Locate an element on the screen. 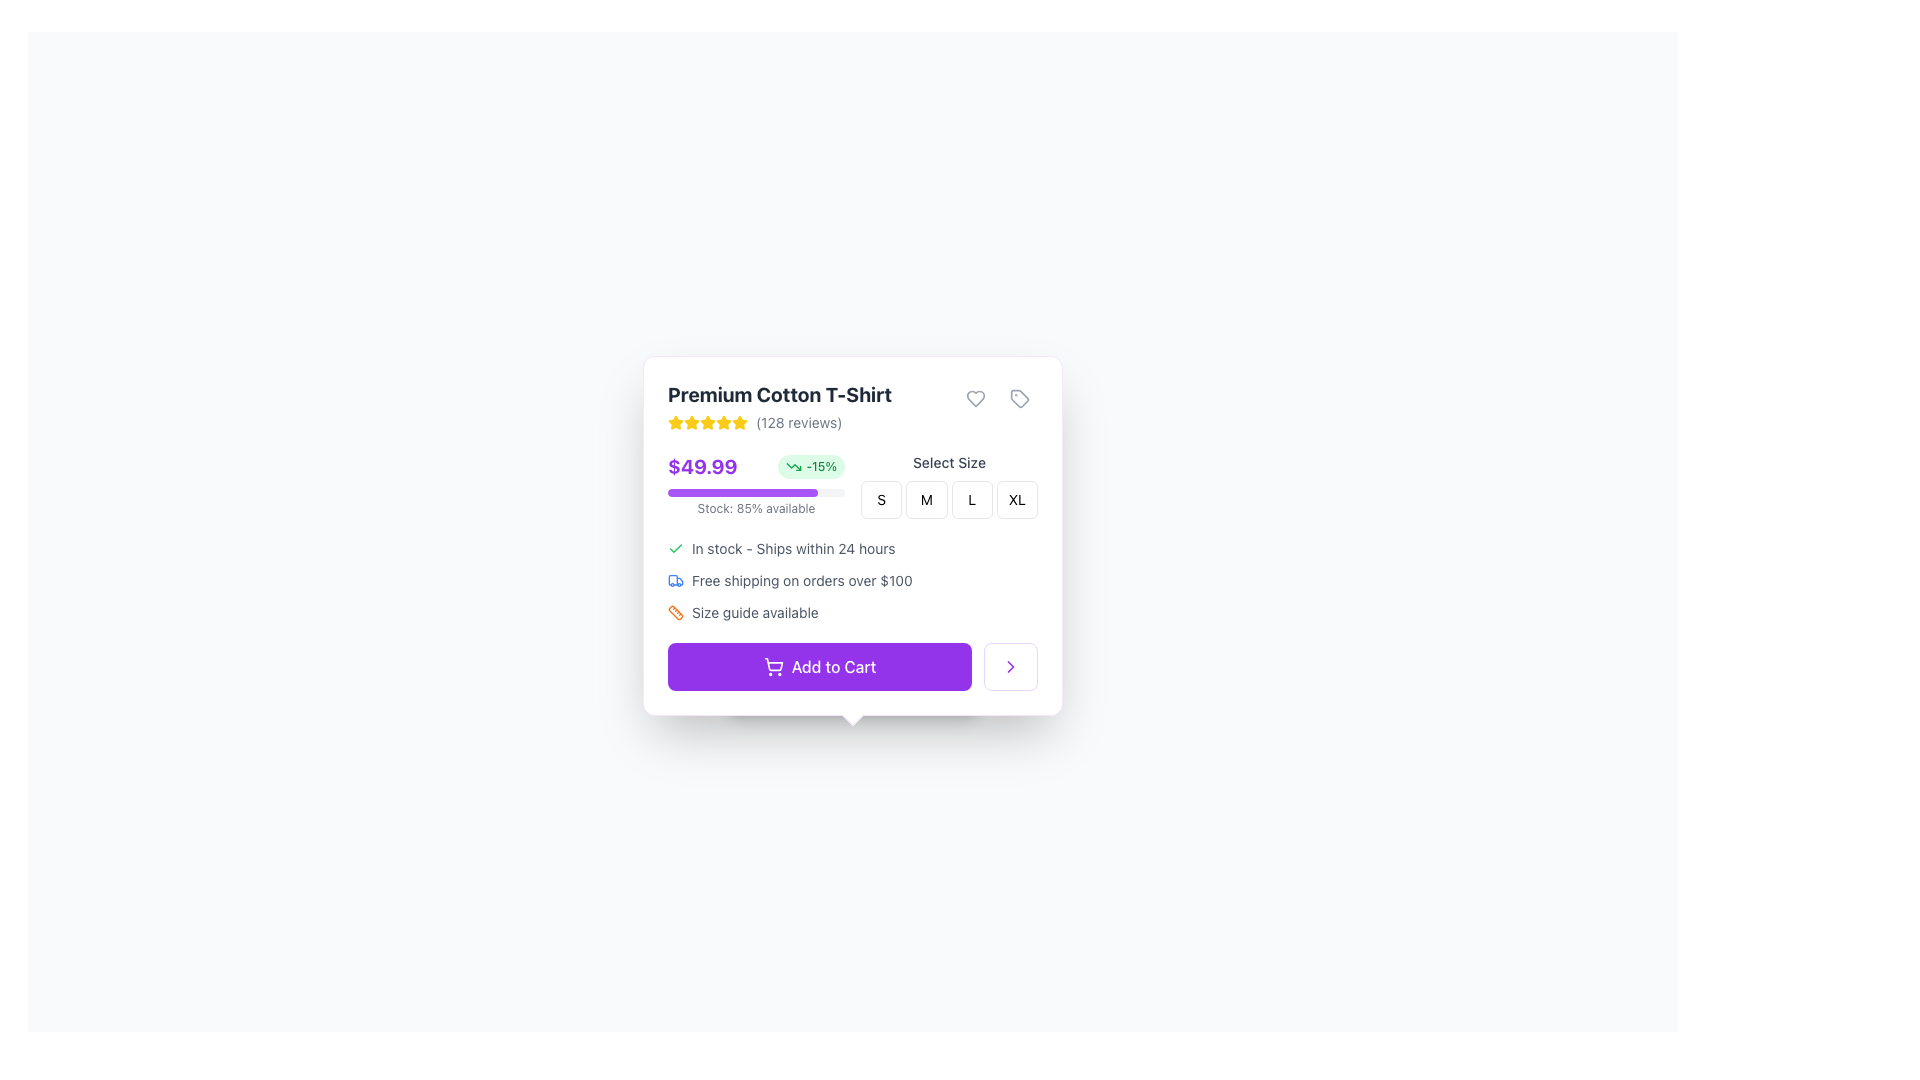  the heart-shaped icon button located at the top-right corner of the card to change its color from gray to rose red is located at coordinates (975, 398).